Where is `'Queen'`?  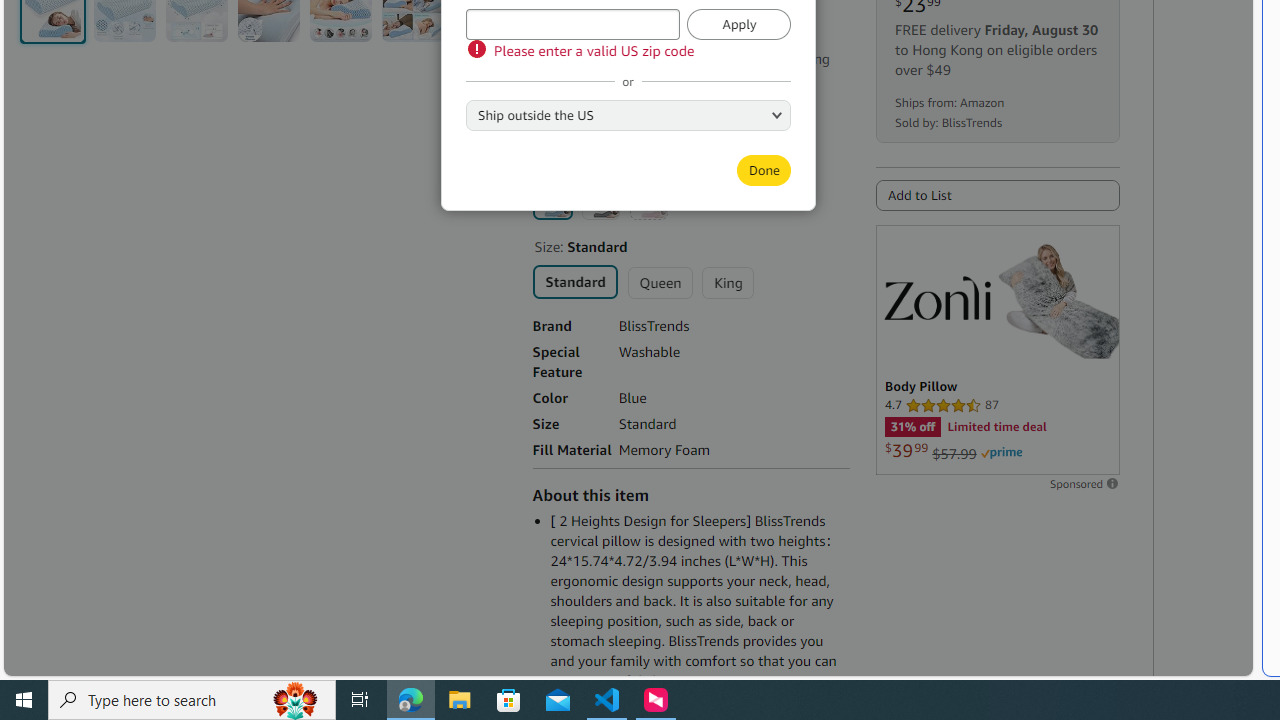
'Queen' is located at coordinates (660, 282).